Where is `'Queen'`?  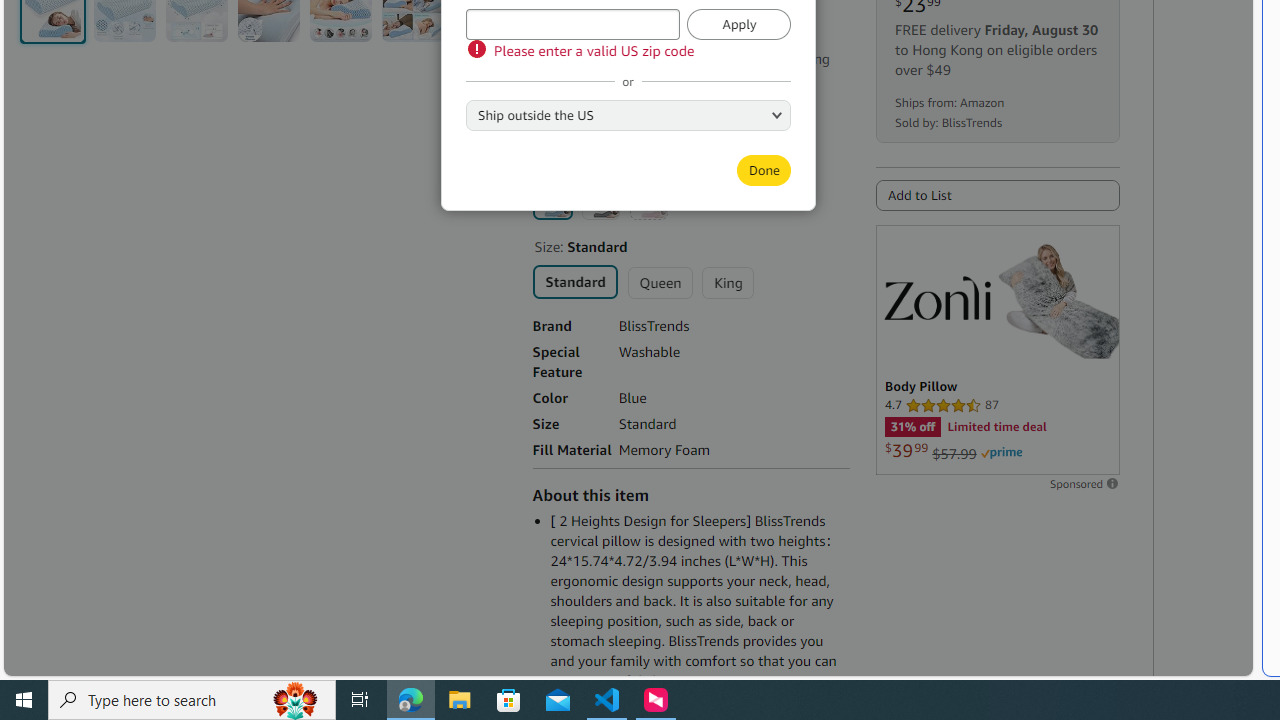
'Queen' is located at coordinates (660, 282).